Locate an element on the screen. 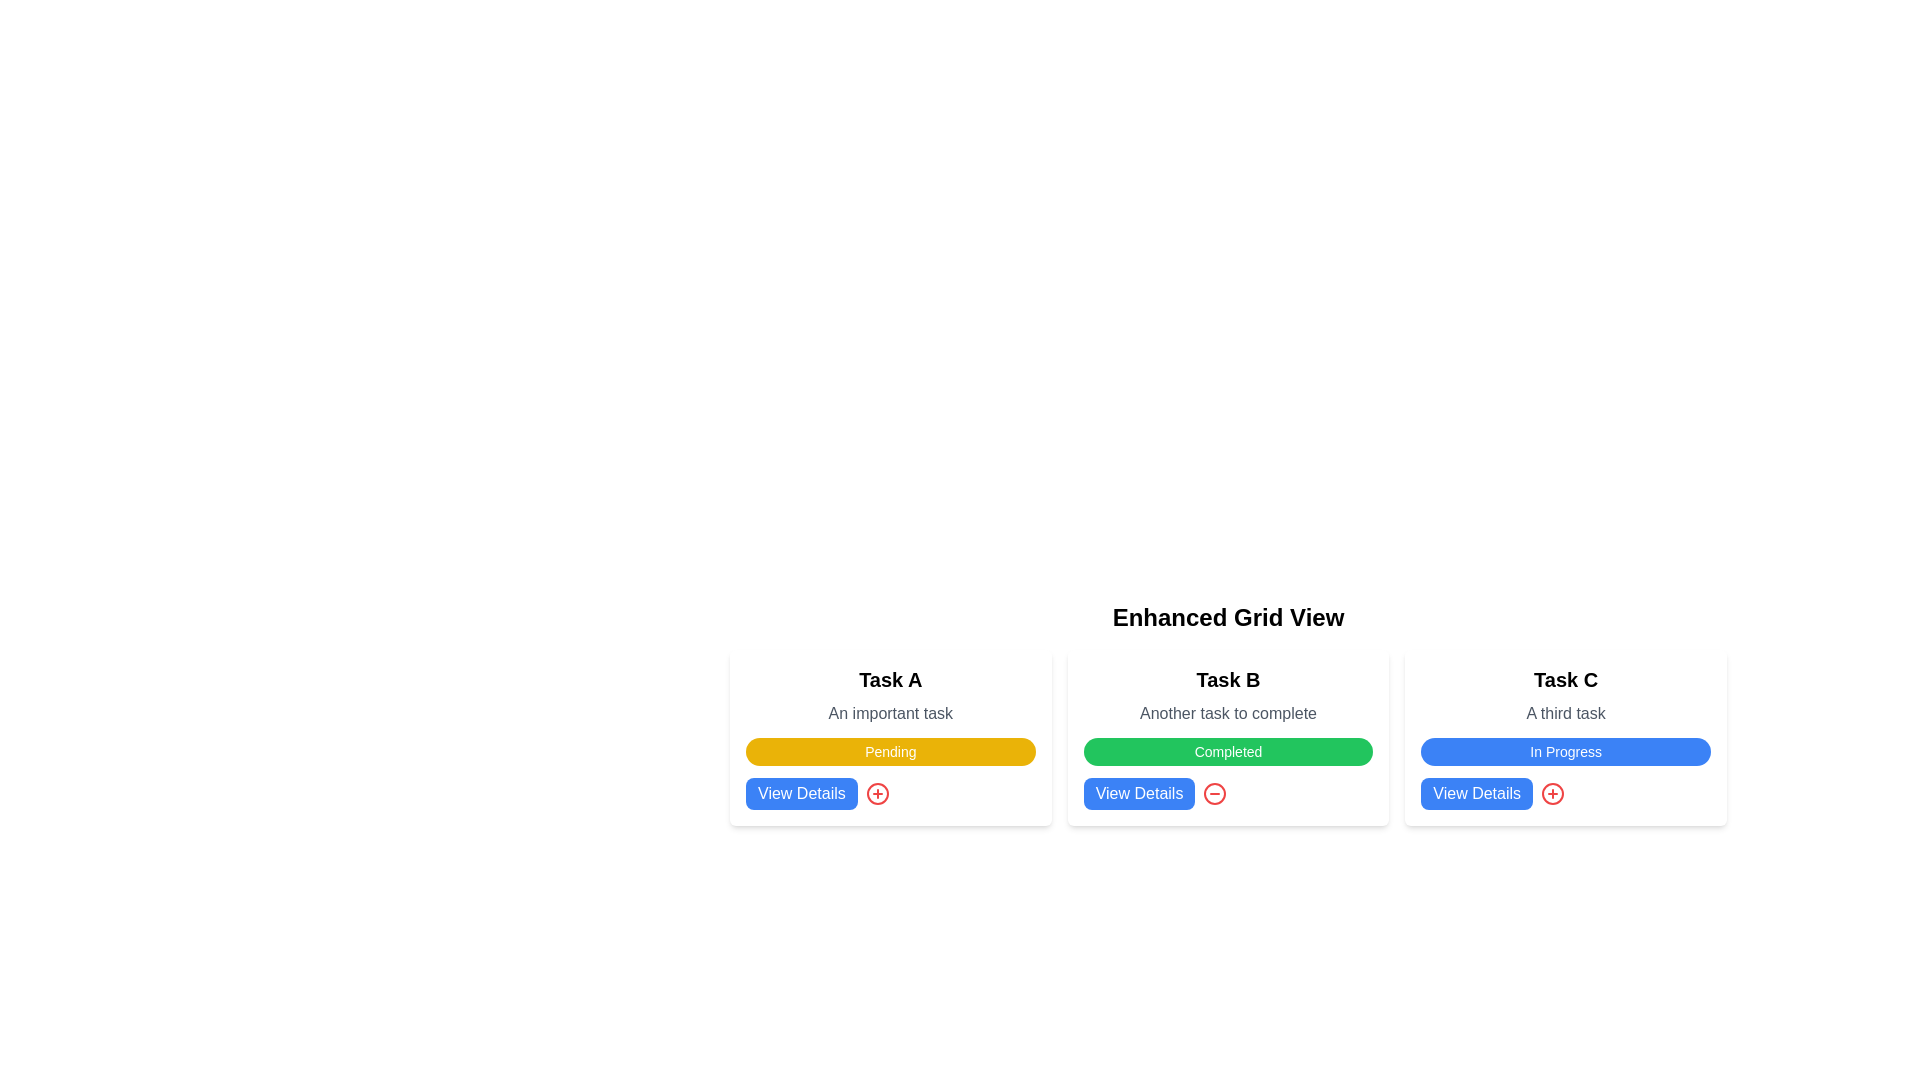 Image resolution: width=1920 pixels, height=1080 pixels. the Status Indicator Label that represents the task status 'In Progress' within the card labeled 'Task C', located below 'A third task' and above 'View Details' is located at coordinates (1565, 752).